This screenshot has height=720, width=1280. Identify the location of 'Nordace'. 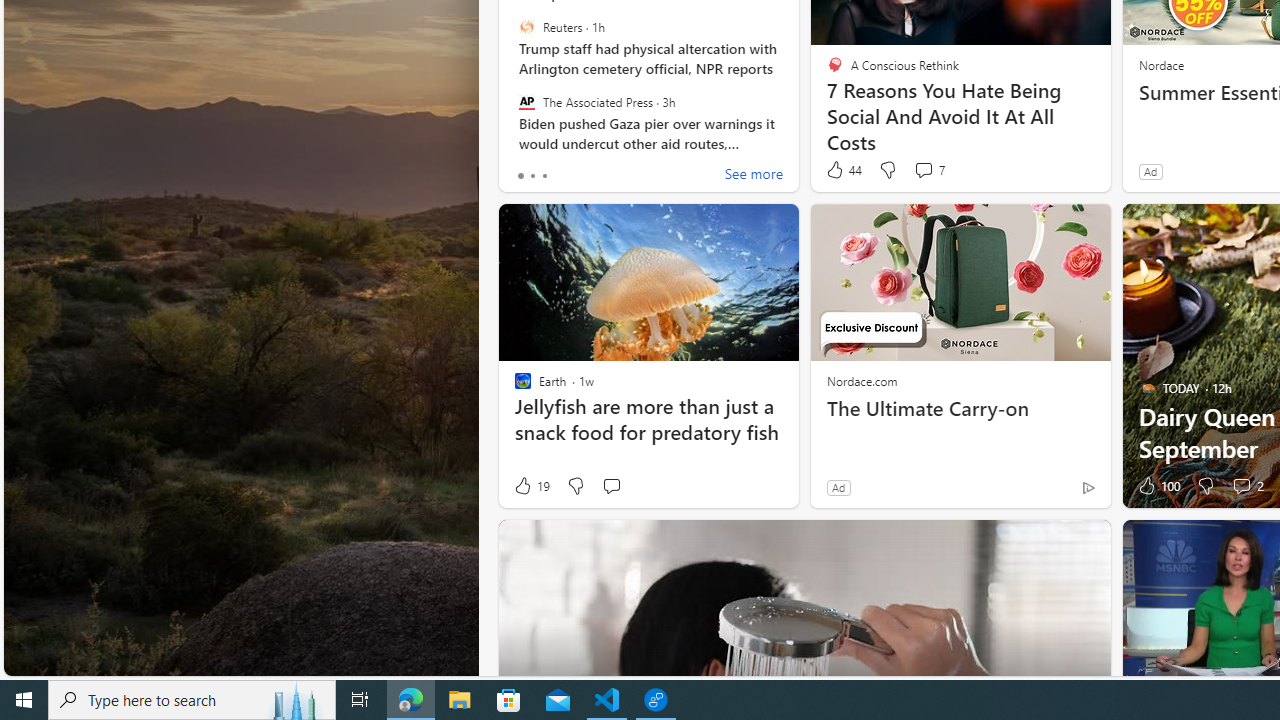
(1160, 63).